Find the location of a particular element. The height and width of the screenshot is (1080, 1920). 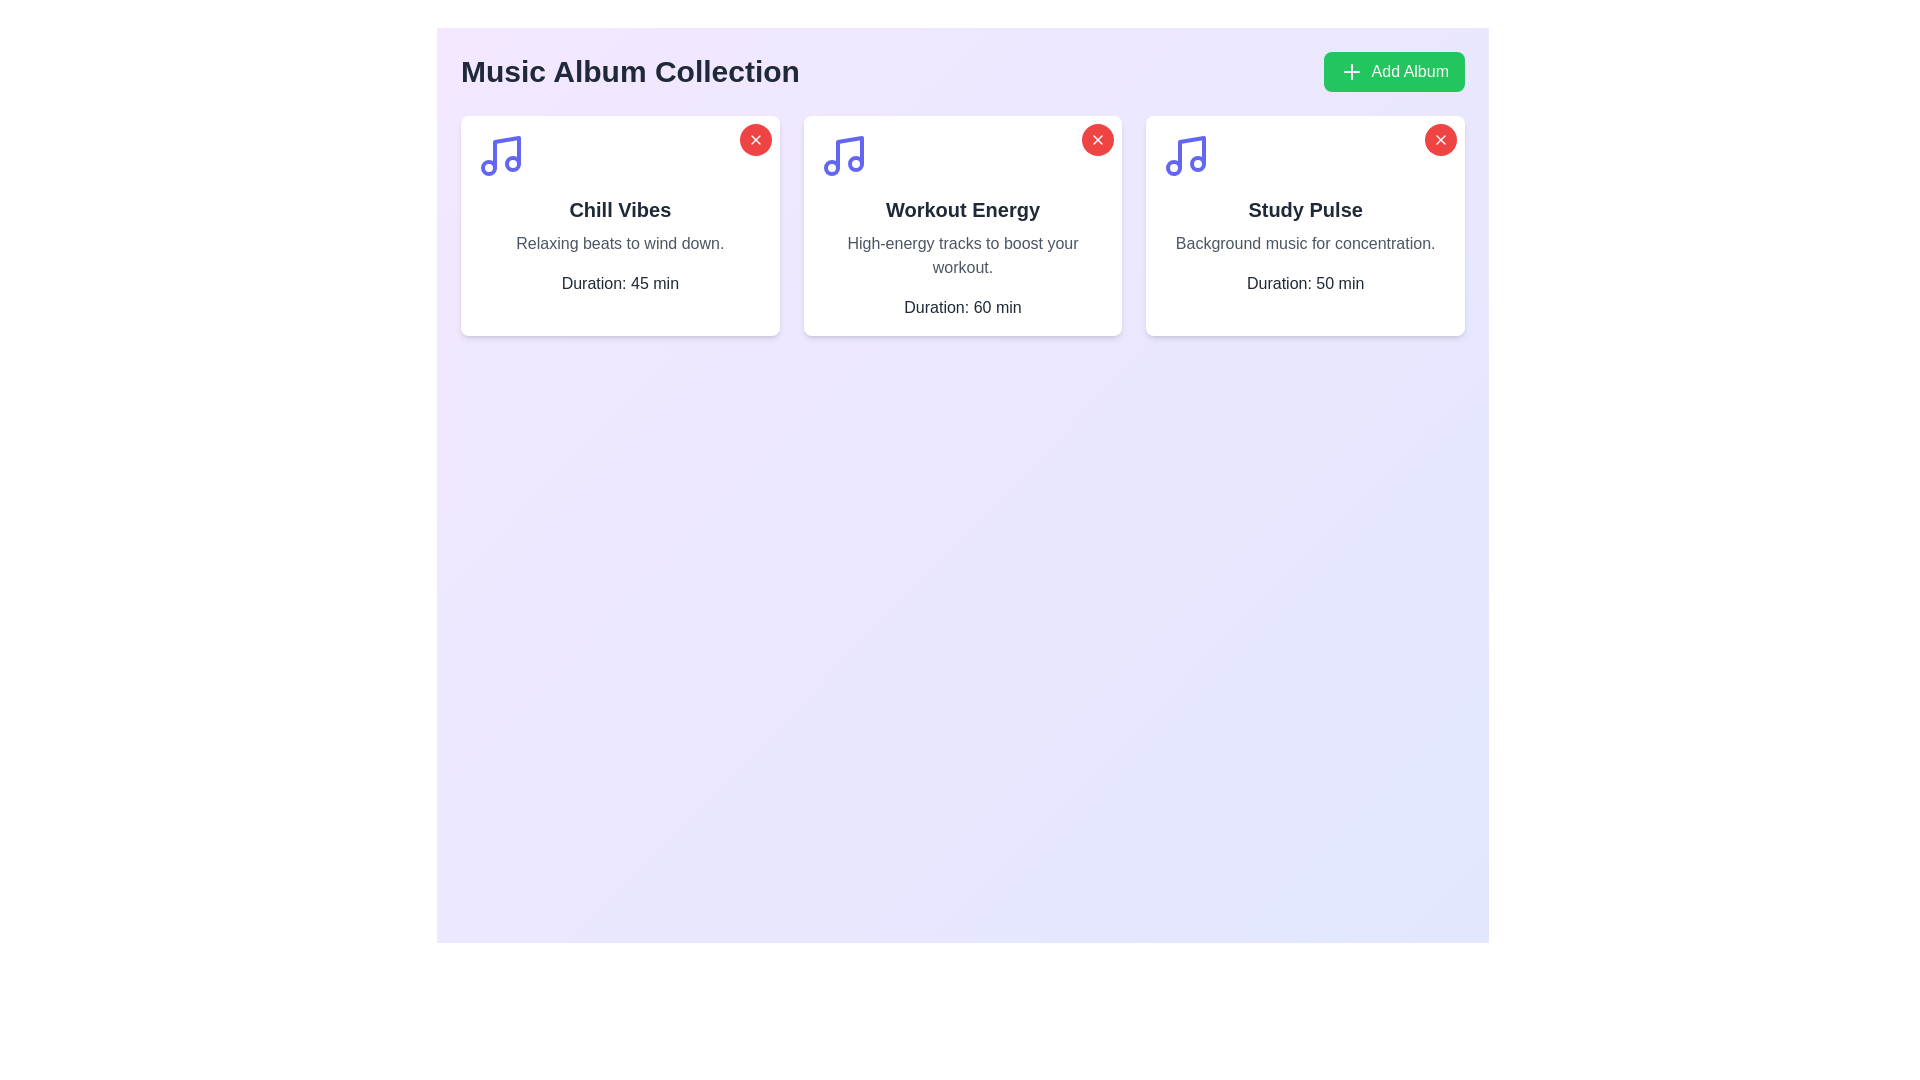

the close button icon in the top-right corner of the 'Chill Vibes' album card is located at coordinates (754, 138).